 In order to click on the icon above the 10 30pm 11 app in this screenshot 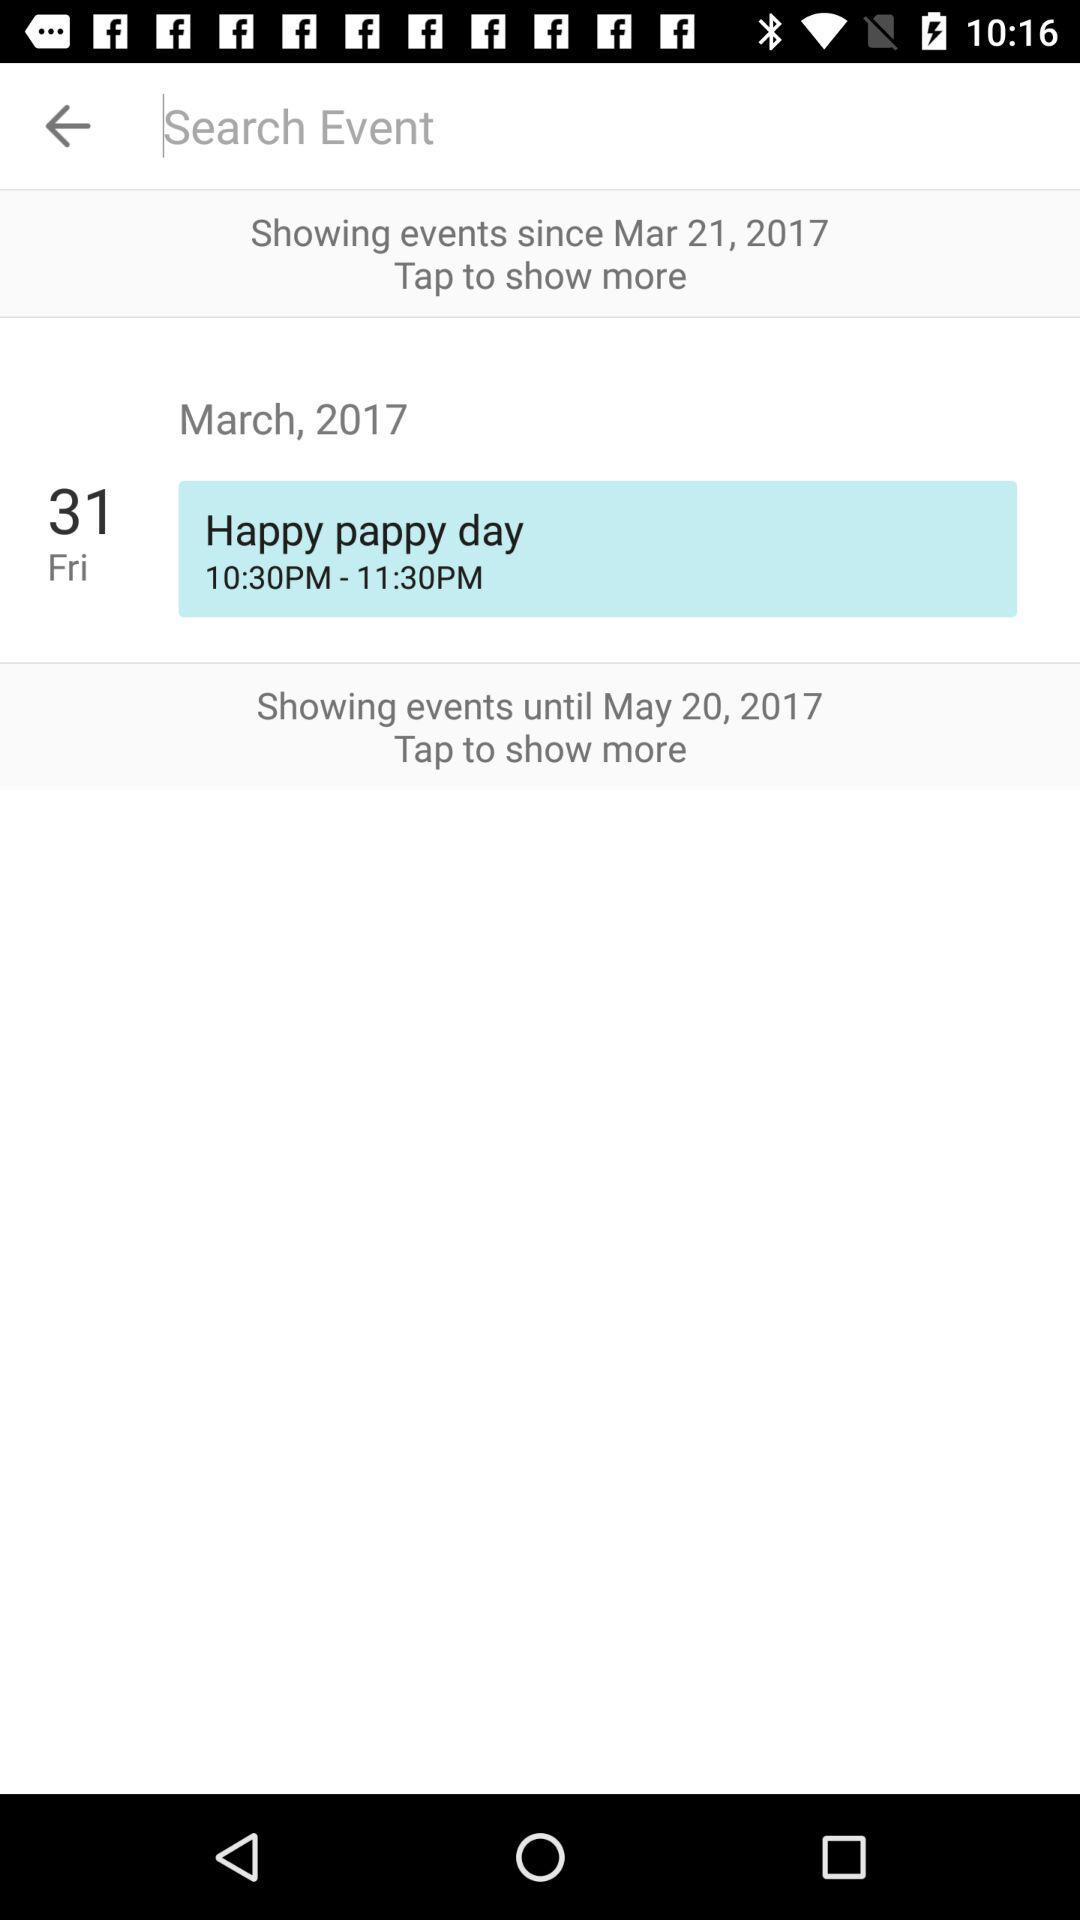, I will do `click(112, 509)`.